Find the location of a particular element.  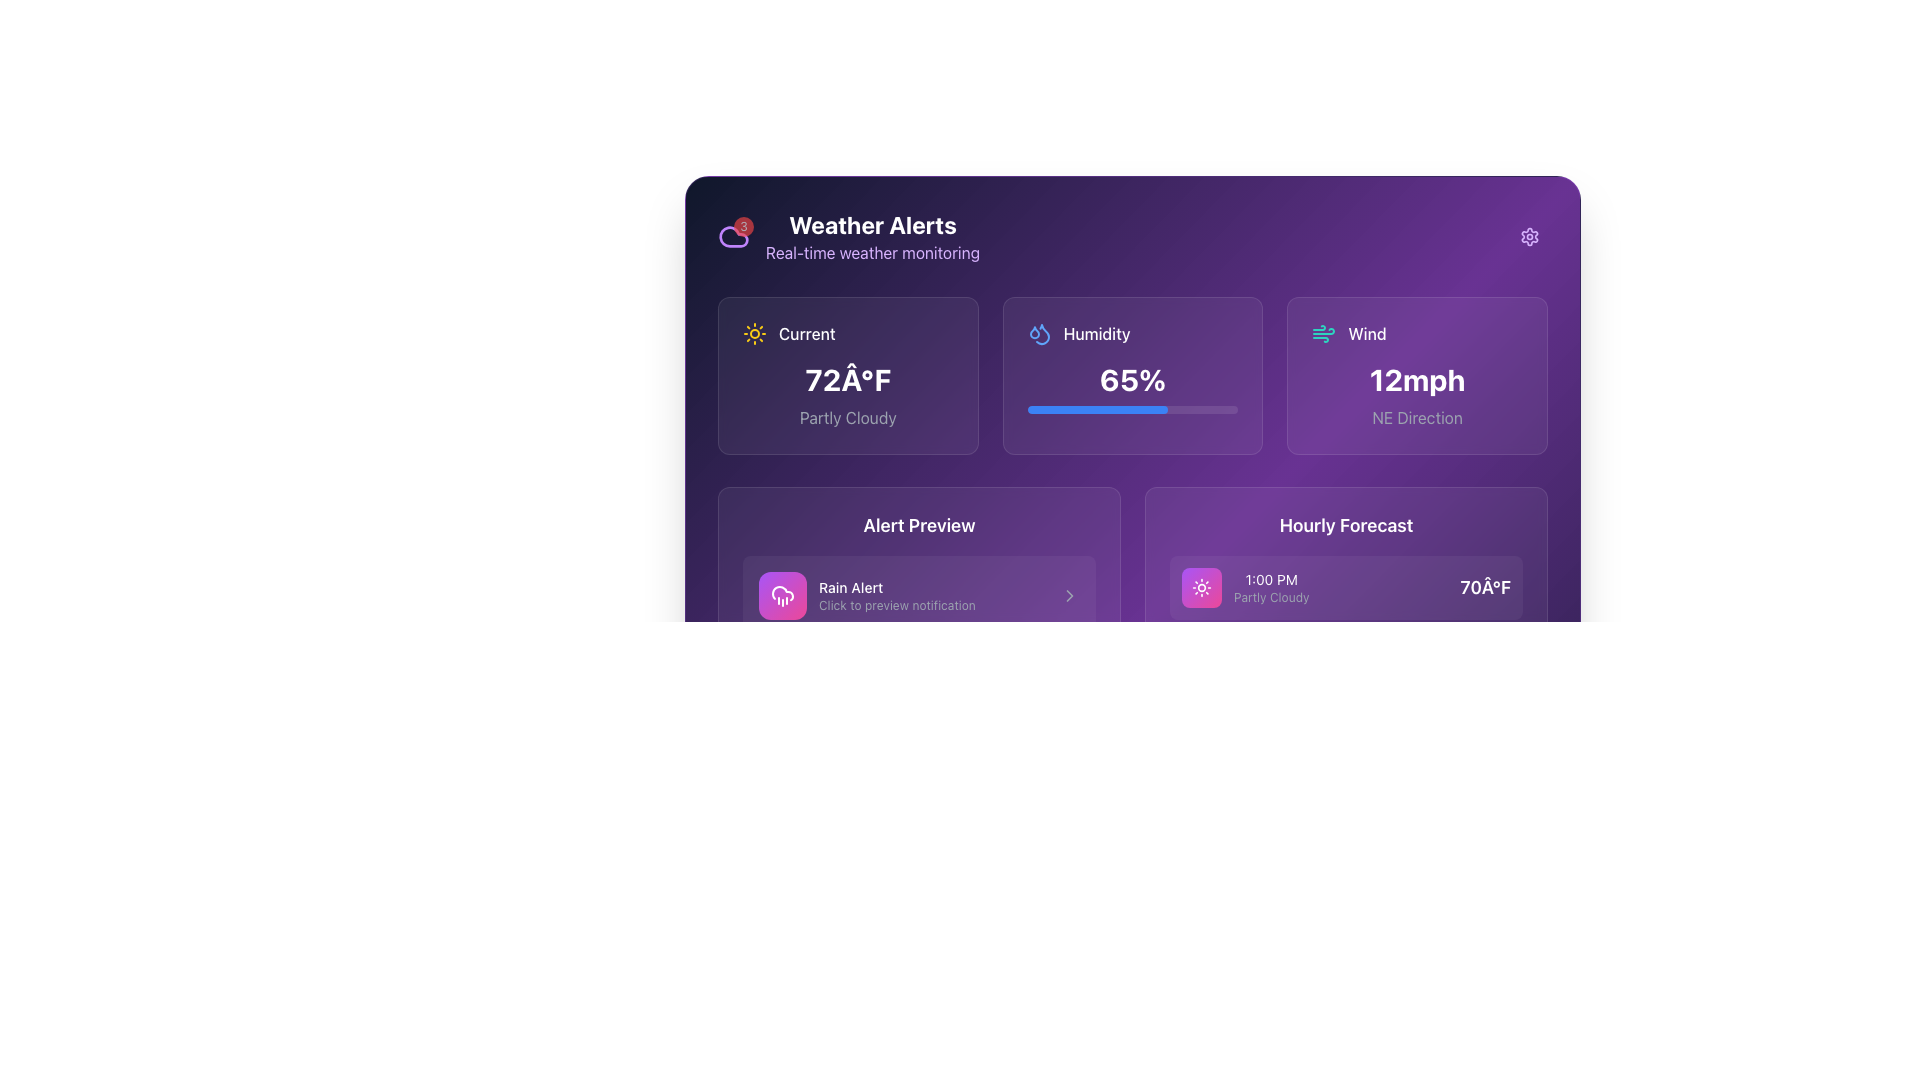

the notification badge displaying the count '3' located at the top-right corner of the purple cloud icon is located at coordinates (743, 226).